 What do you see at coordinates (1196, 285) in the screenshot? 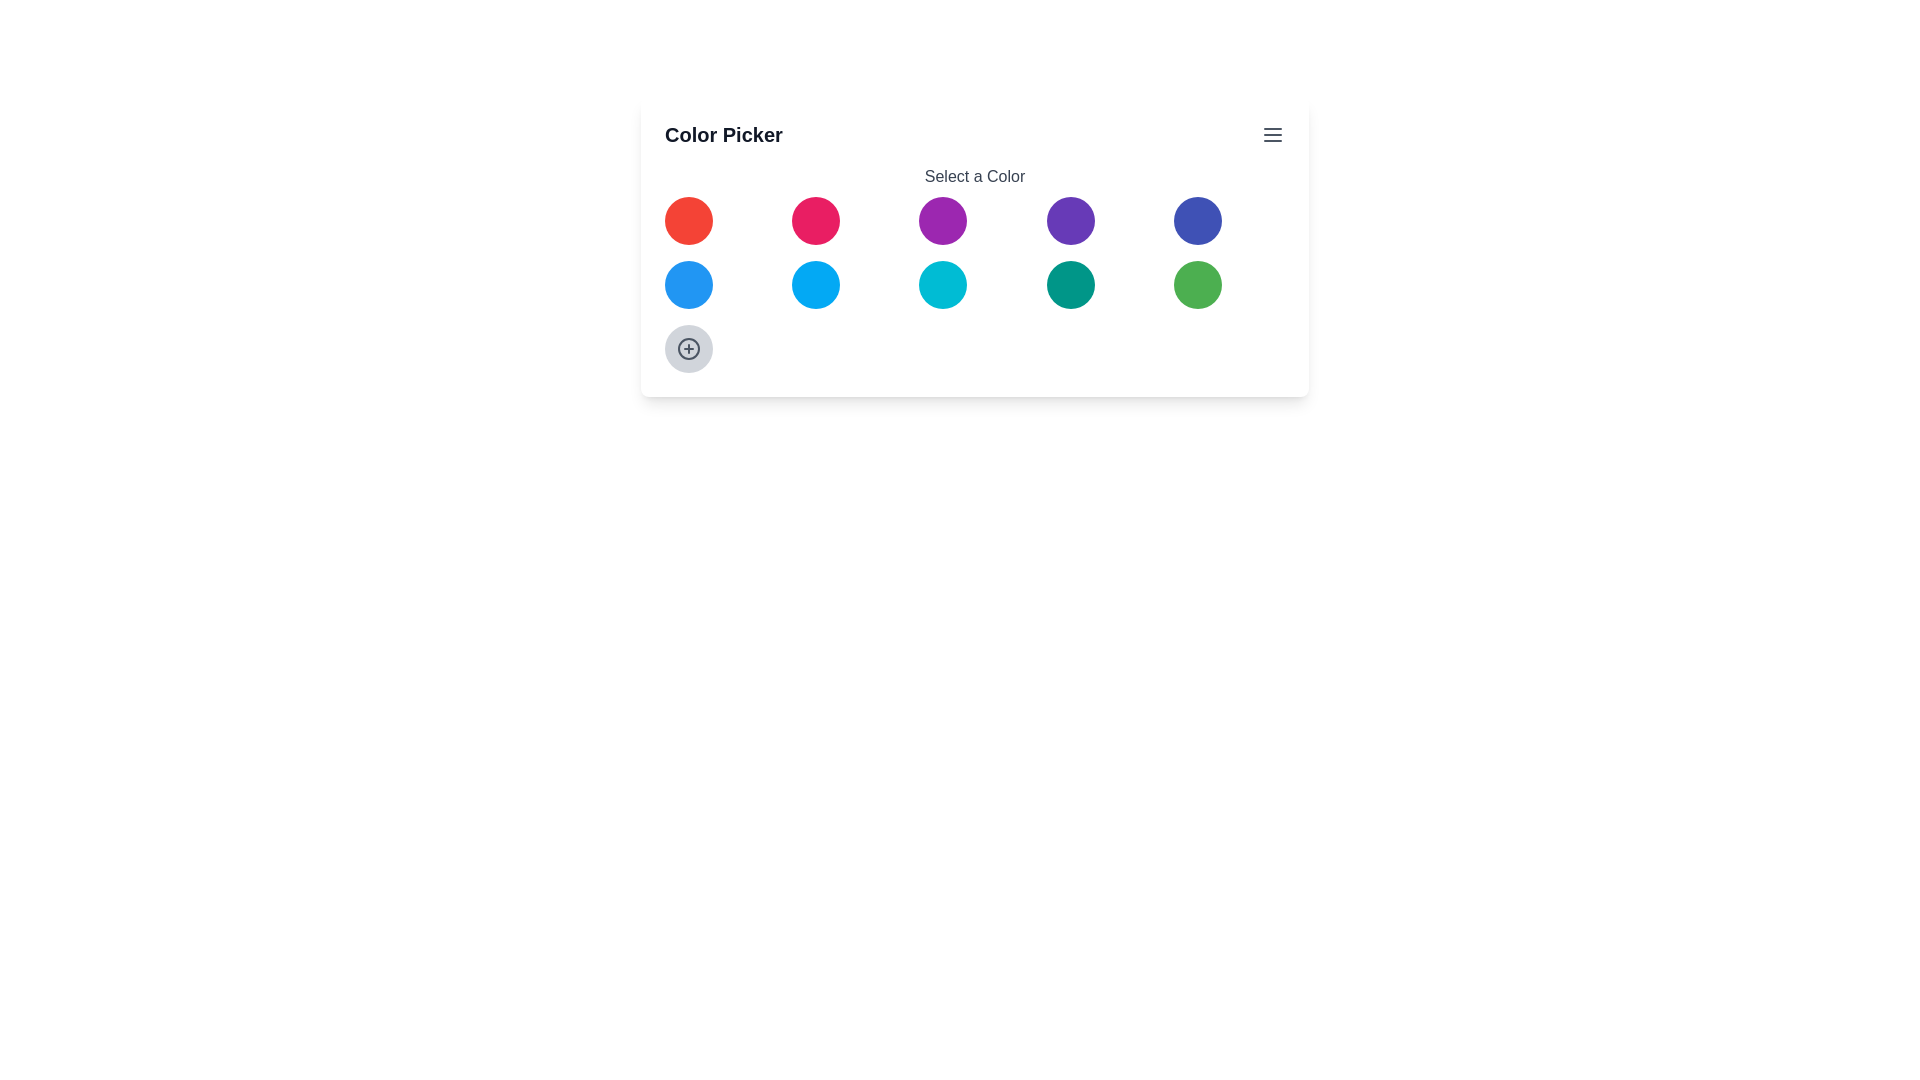
I see `the color circle with color green` at bounding box center [1196, 285].